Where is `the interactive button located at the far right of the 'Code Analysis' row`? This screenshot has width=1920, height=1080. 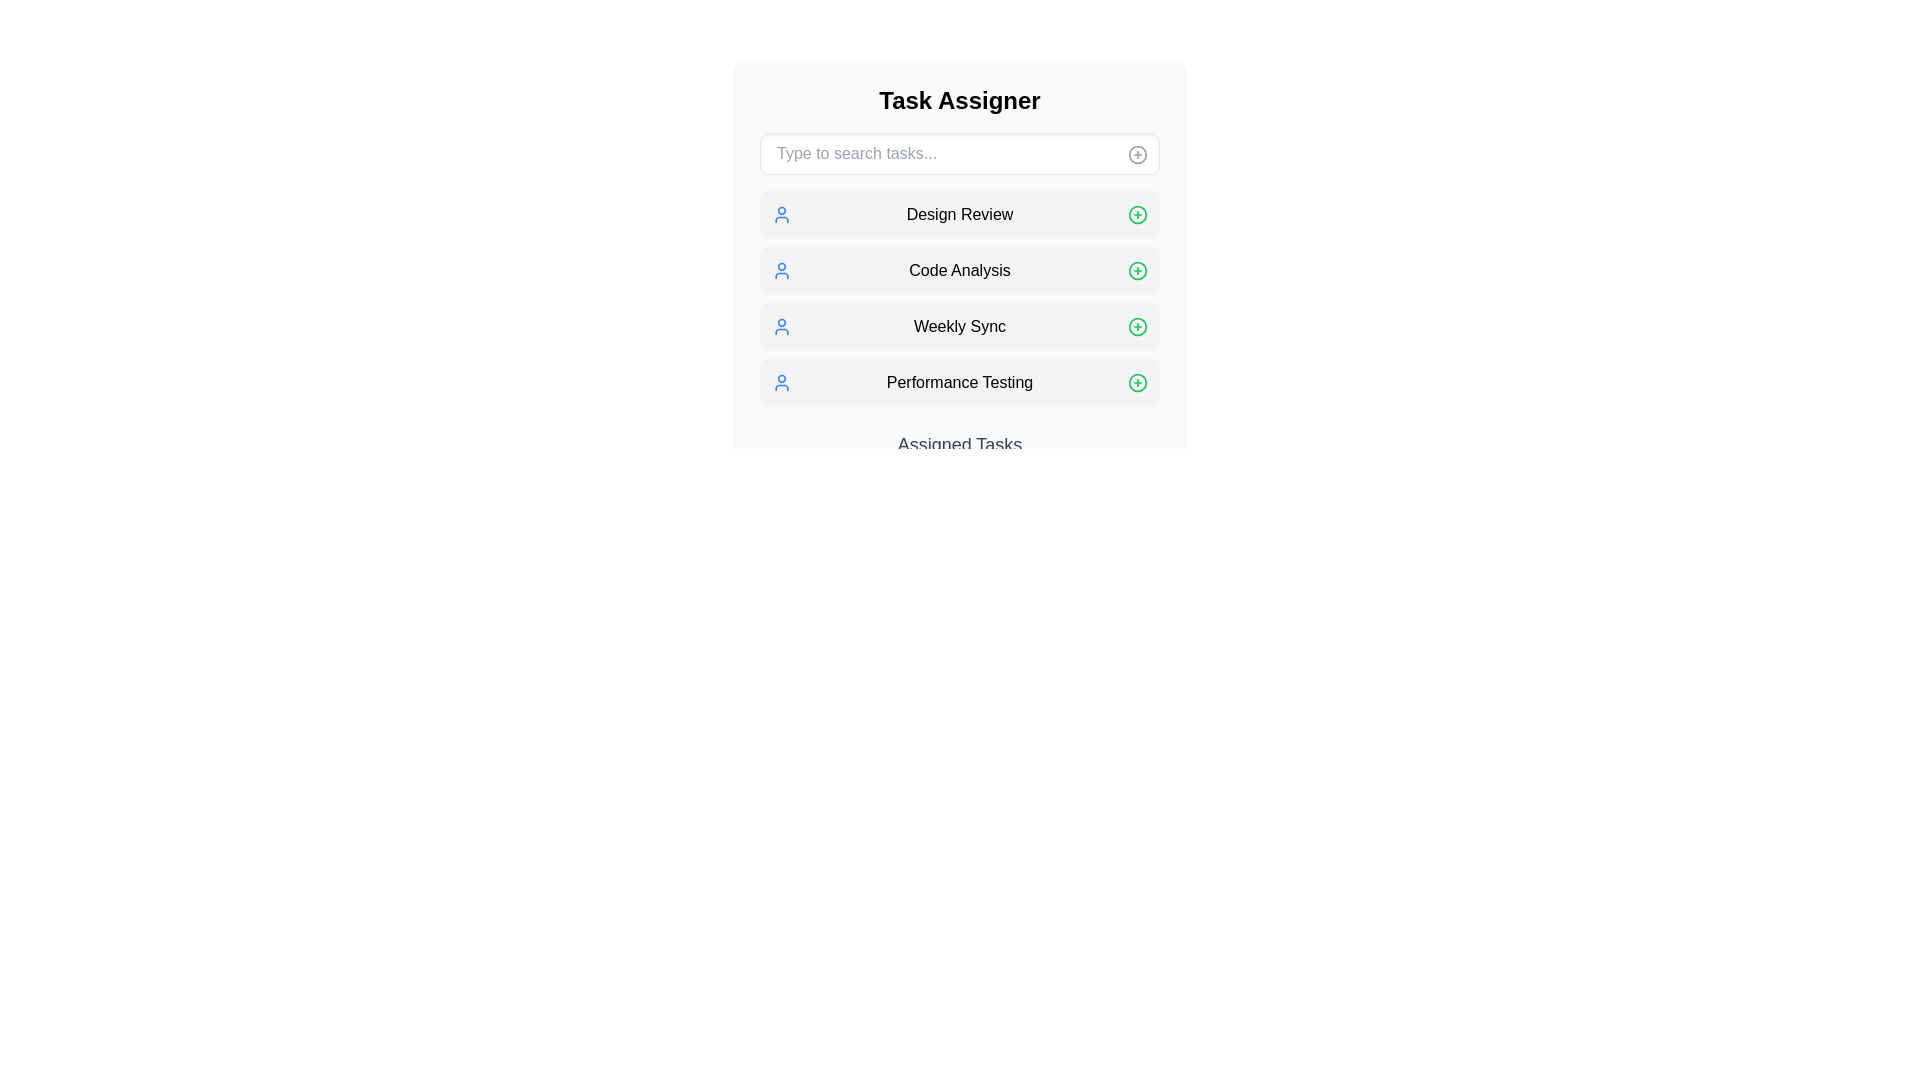 the interactive button located at the far right of the 'Code Analysis' row is located at coordinates (1137, 270).